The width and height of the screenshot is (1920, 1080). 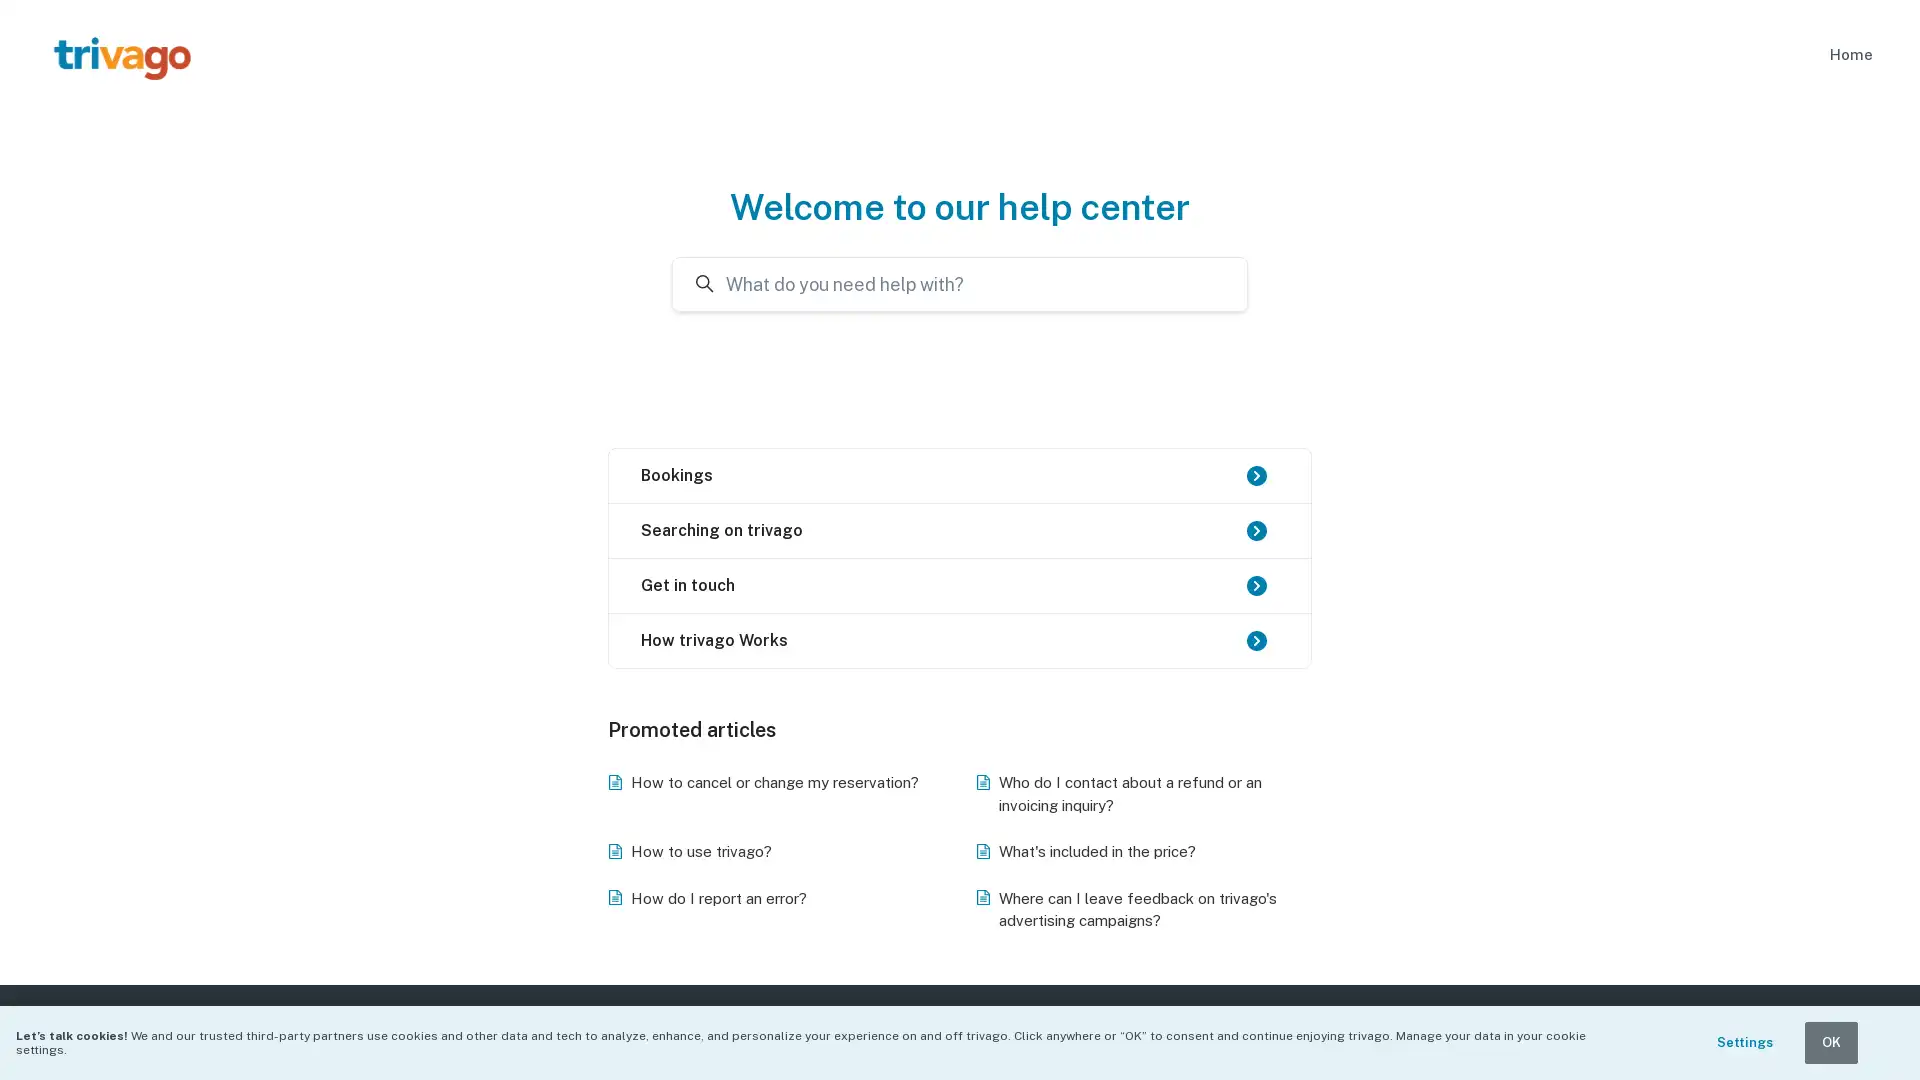 I want to click on Settings, so click(x=1742, y=1041).